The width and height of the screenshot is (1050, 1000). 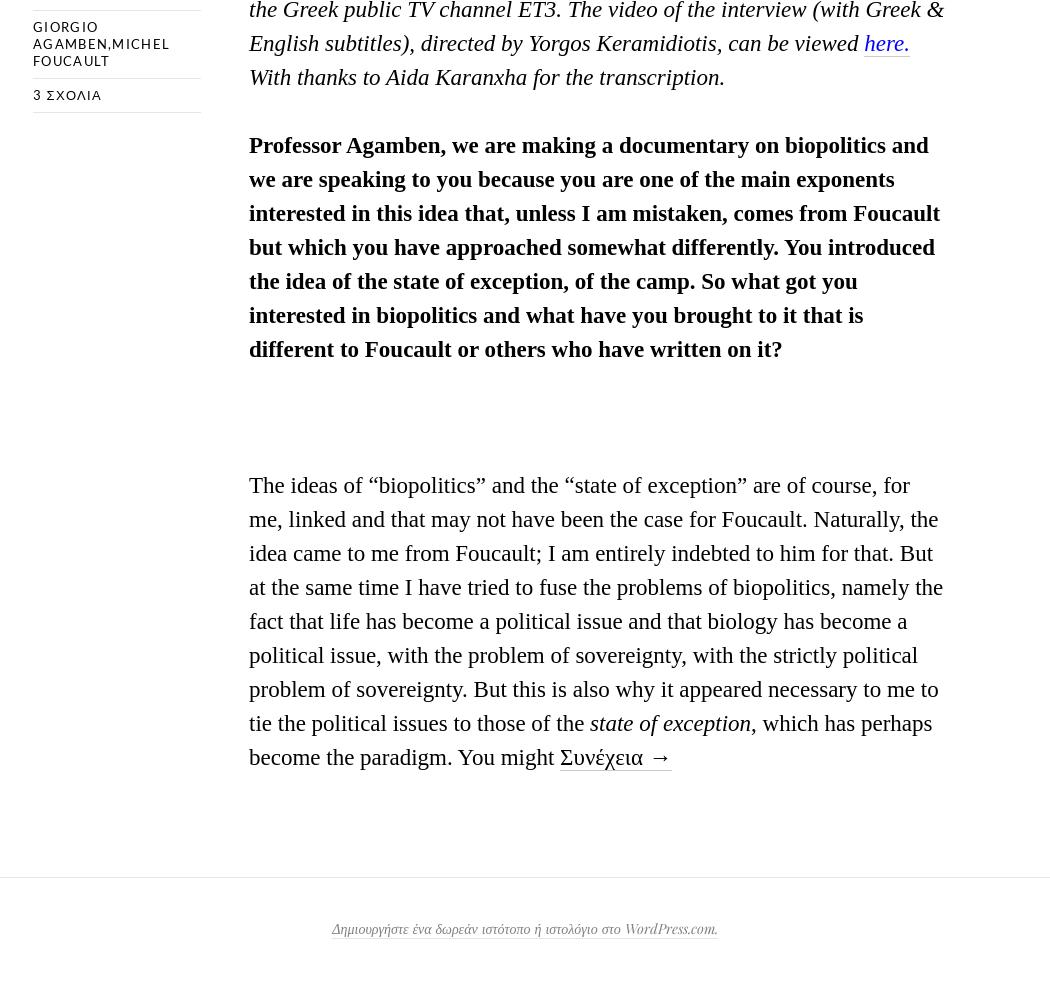 What do you see at coordinates (669, 721) in the screenshot?
I see `'state of exception'` at bounding box center [669, 721].